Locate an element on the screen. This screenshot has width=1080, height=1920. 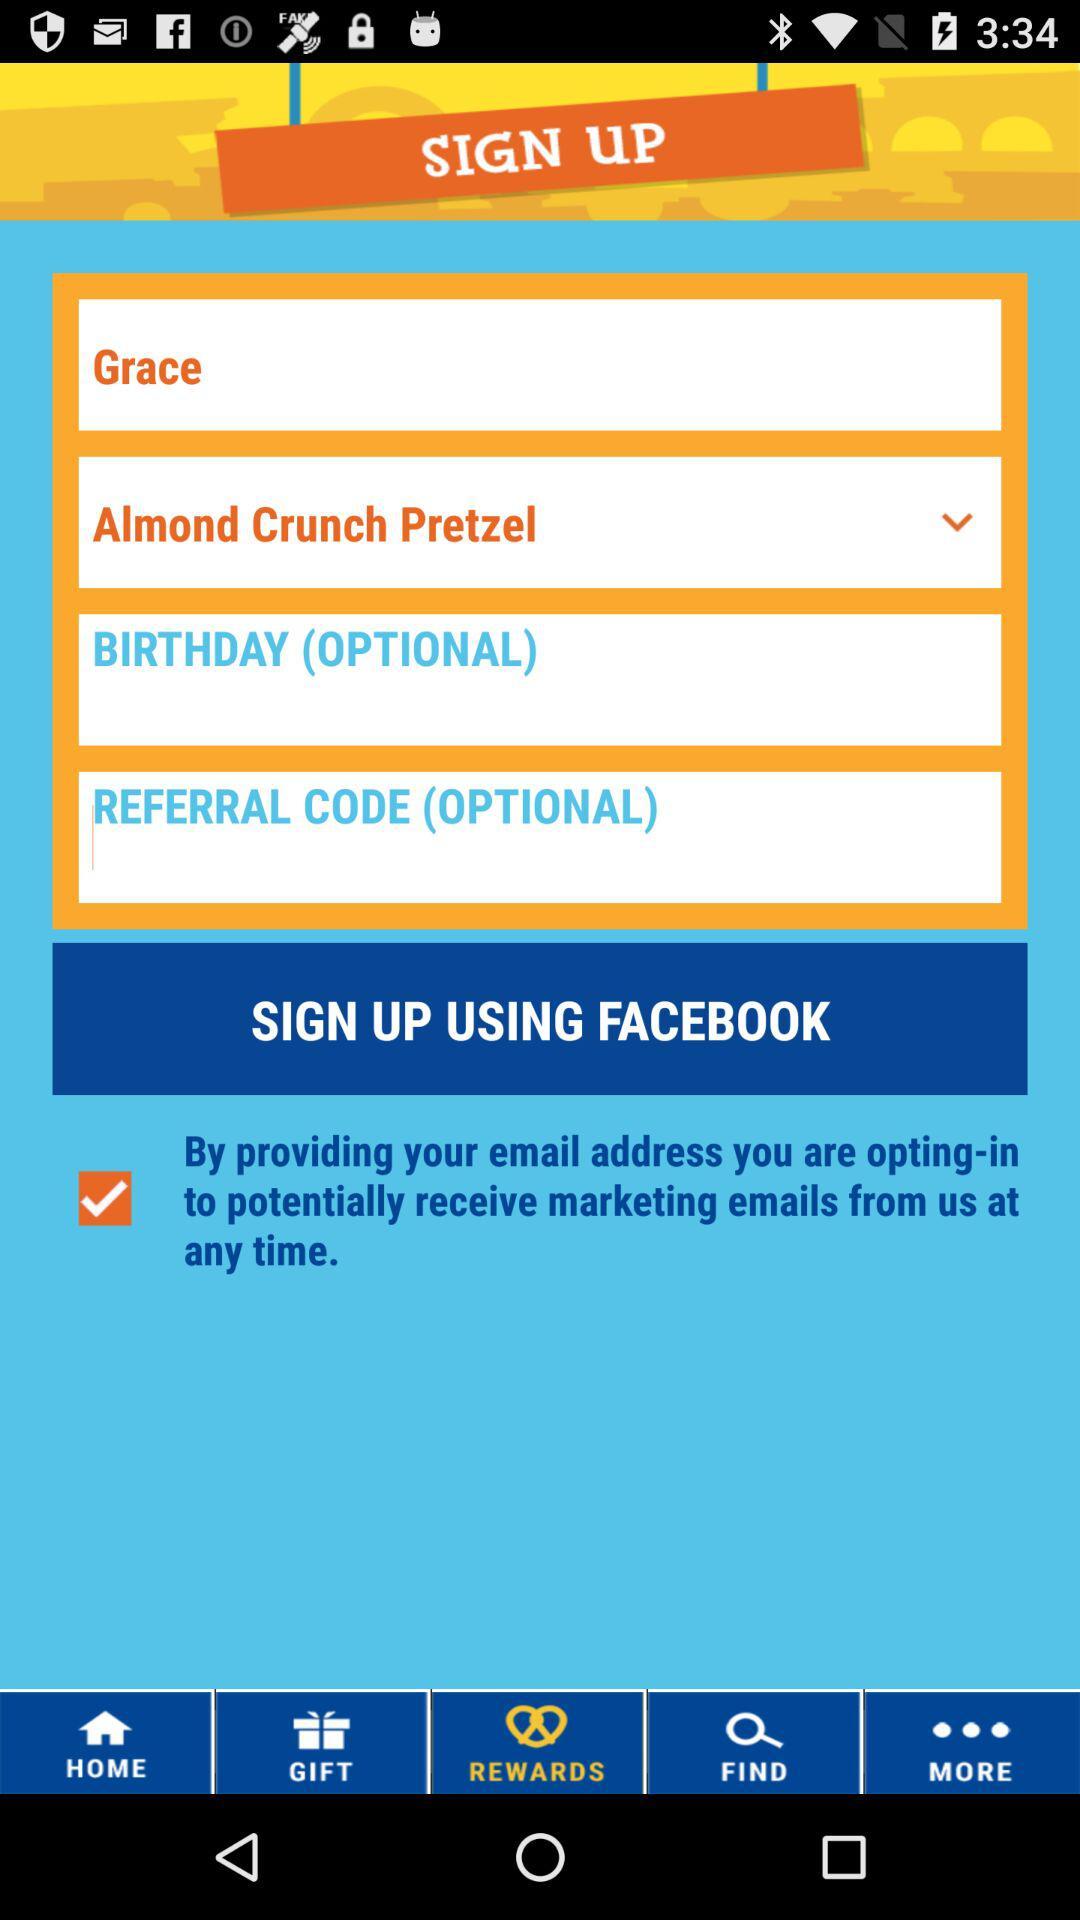
the right of home is located at coordinates (320, 1741).